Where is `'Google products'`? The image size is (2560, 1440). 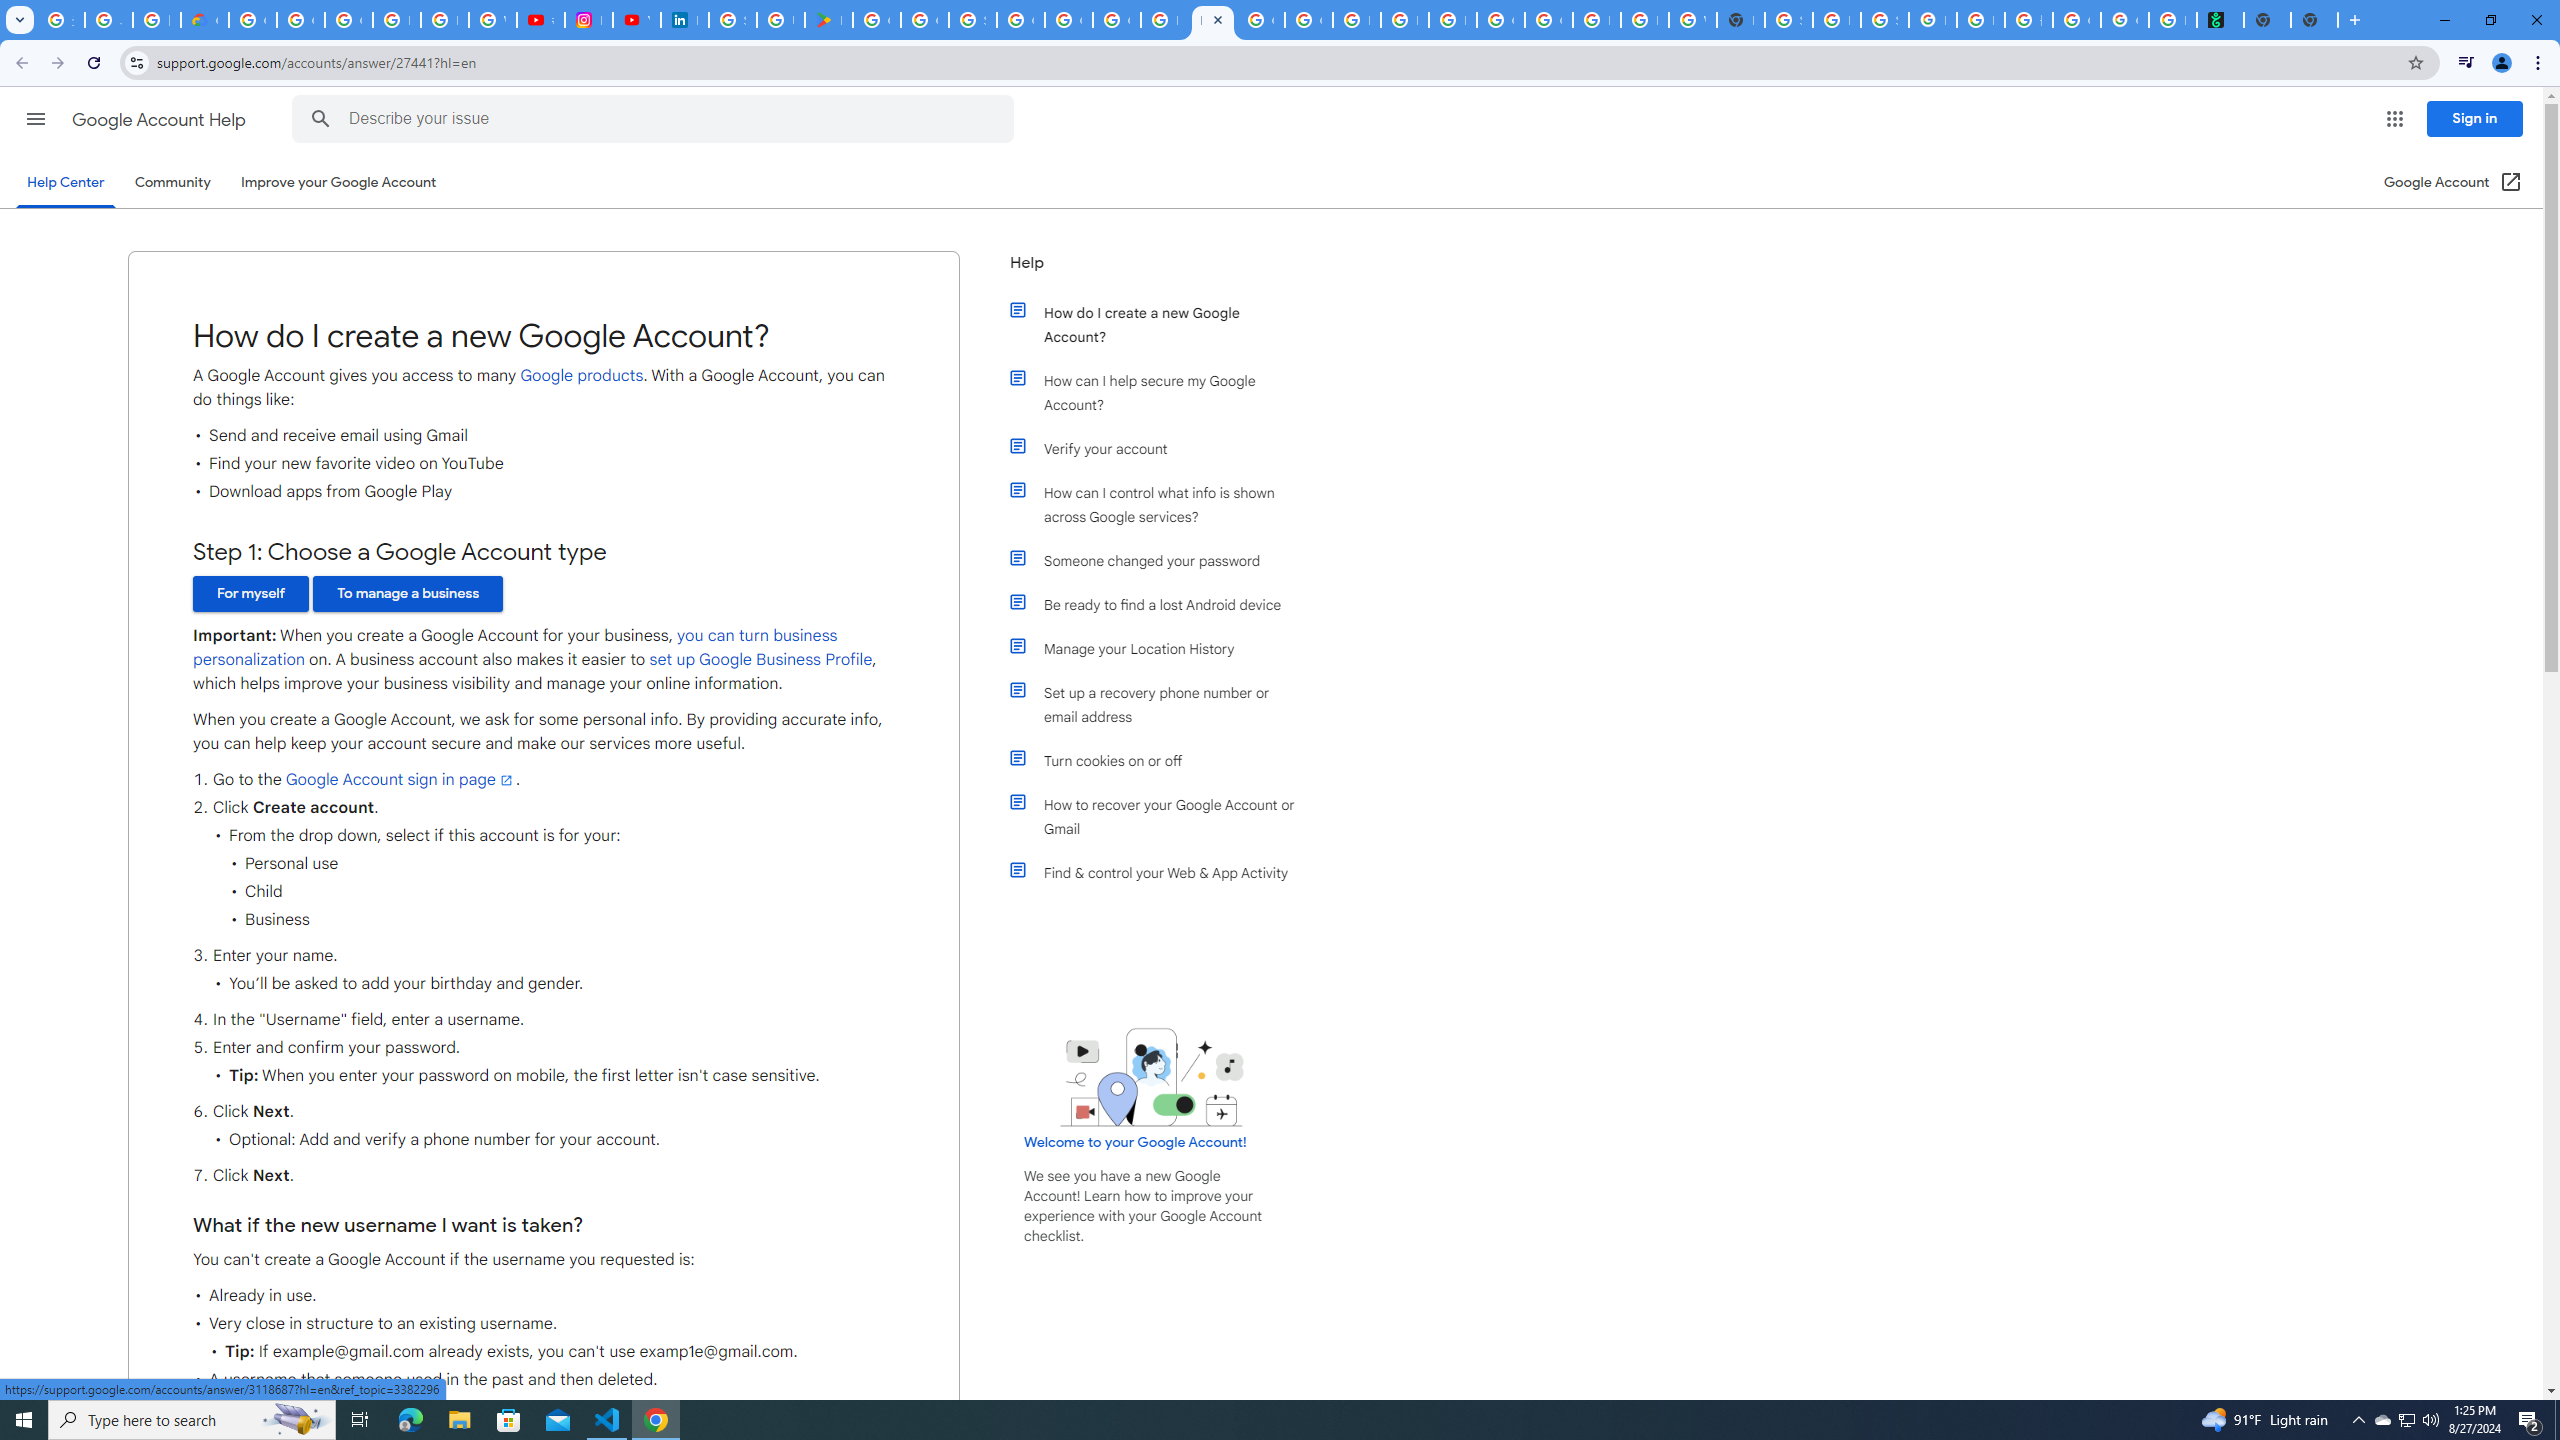
'Google products' is located at coordinates (582, 375).